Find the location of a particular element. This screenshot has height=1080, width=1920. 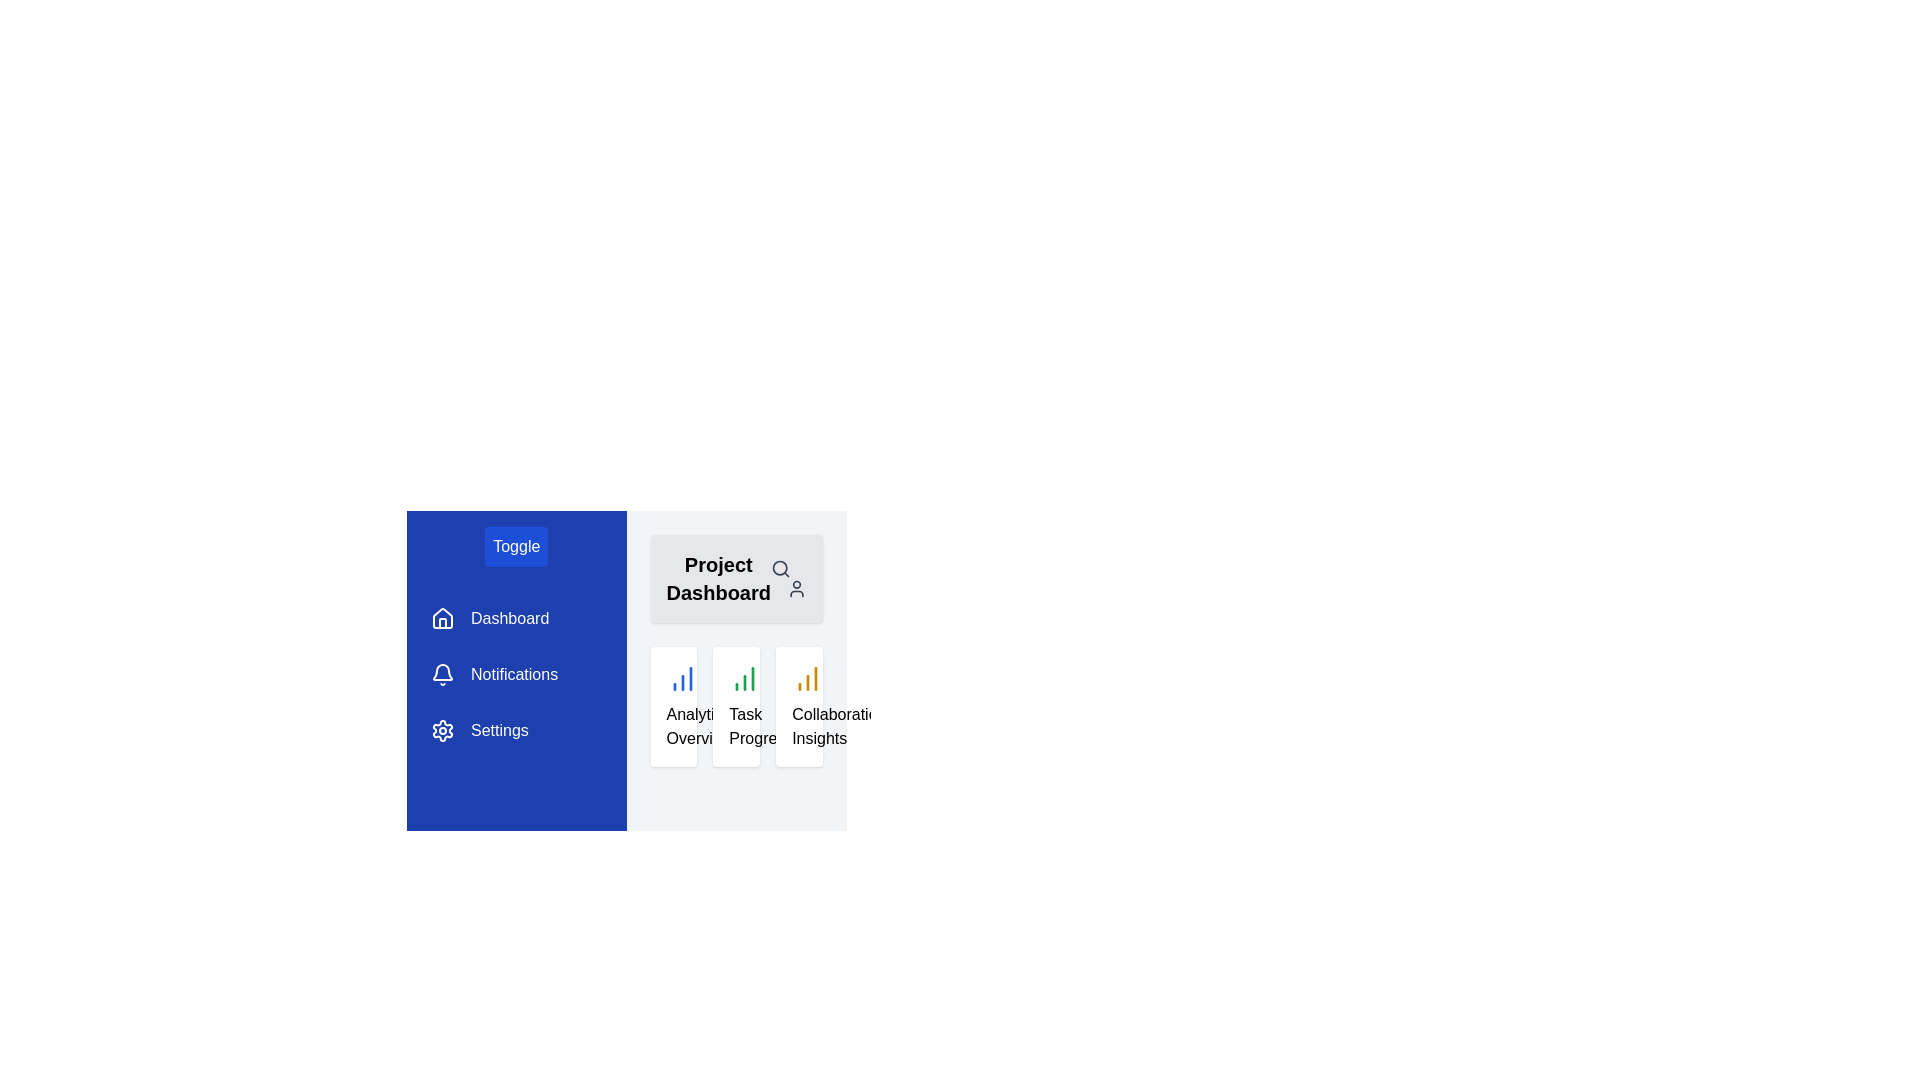

the notification icon located to the left of the 'Notifications' text in the second item of the vertical menu bar on the left side of the interface is located at coordinates (441, 675).